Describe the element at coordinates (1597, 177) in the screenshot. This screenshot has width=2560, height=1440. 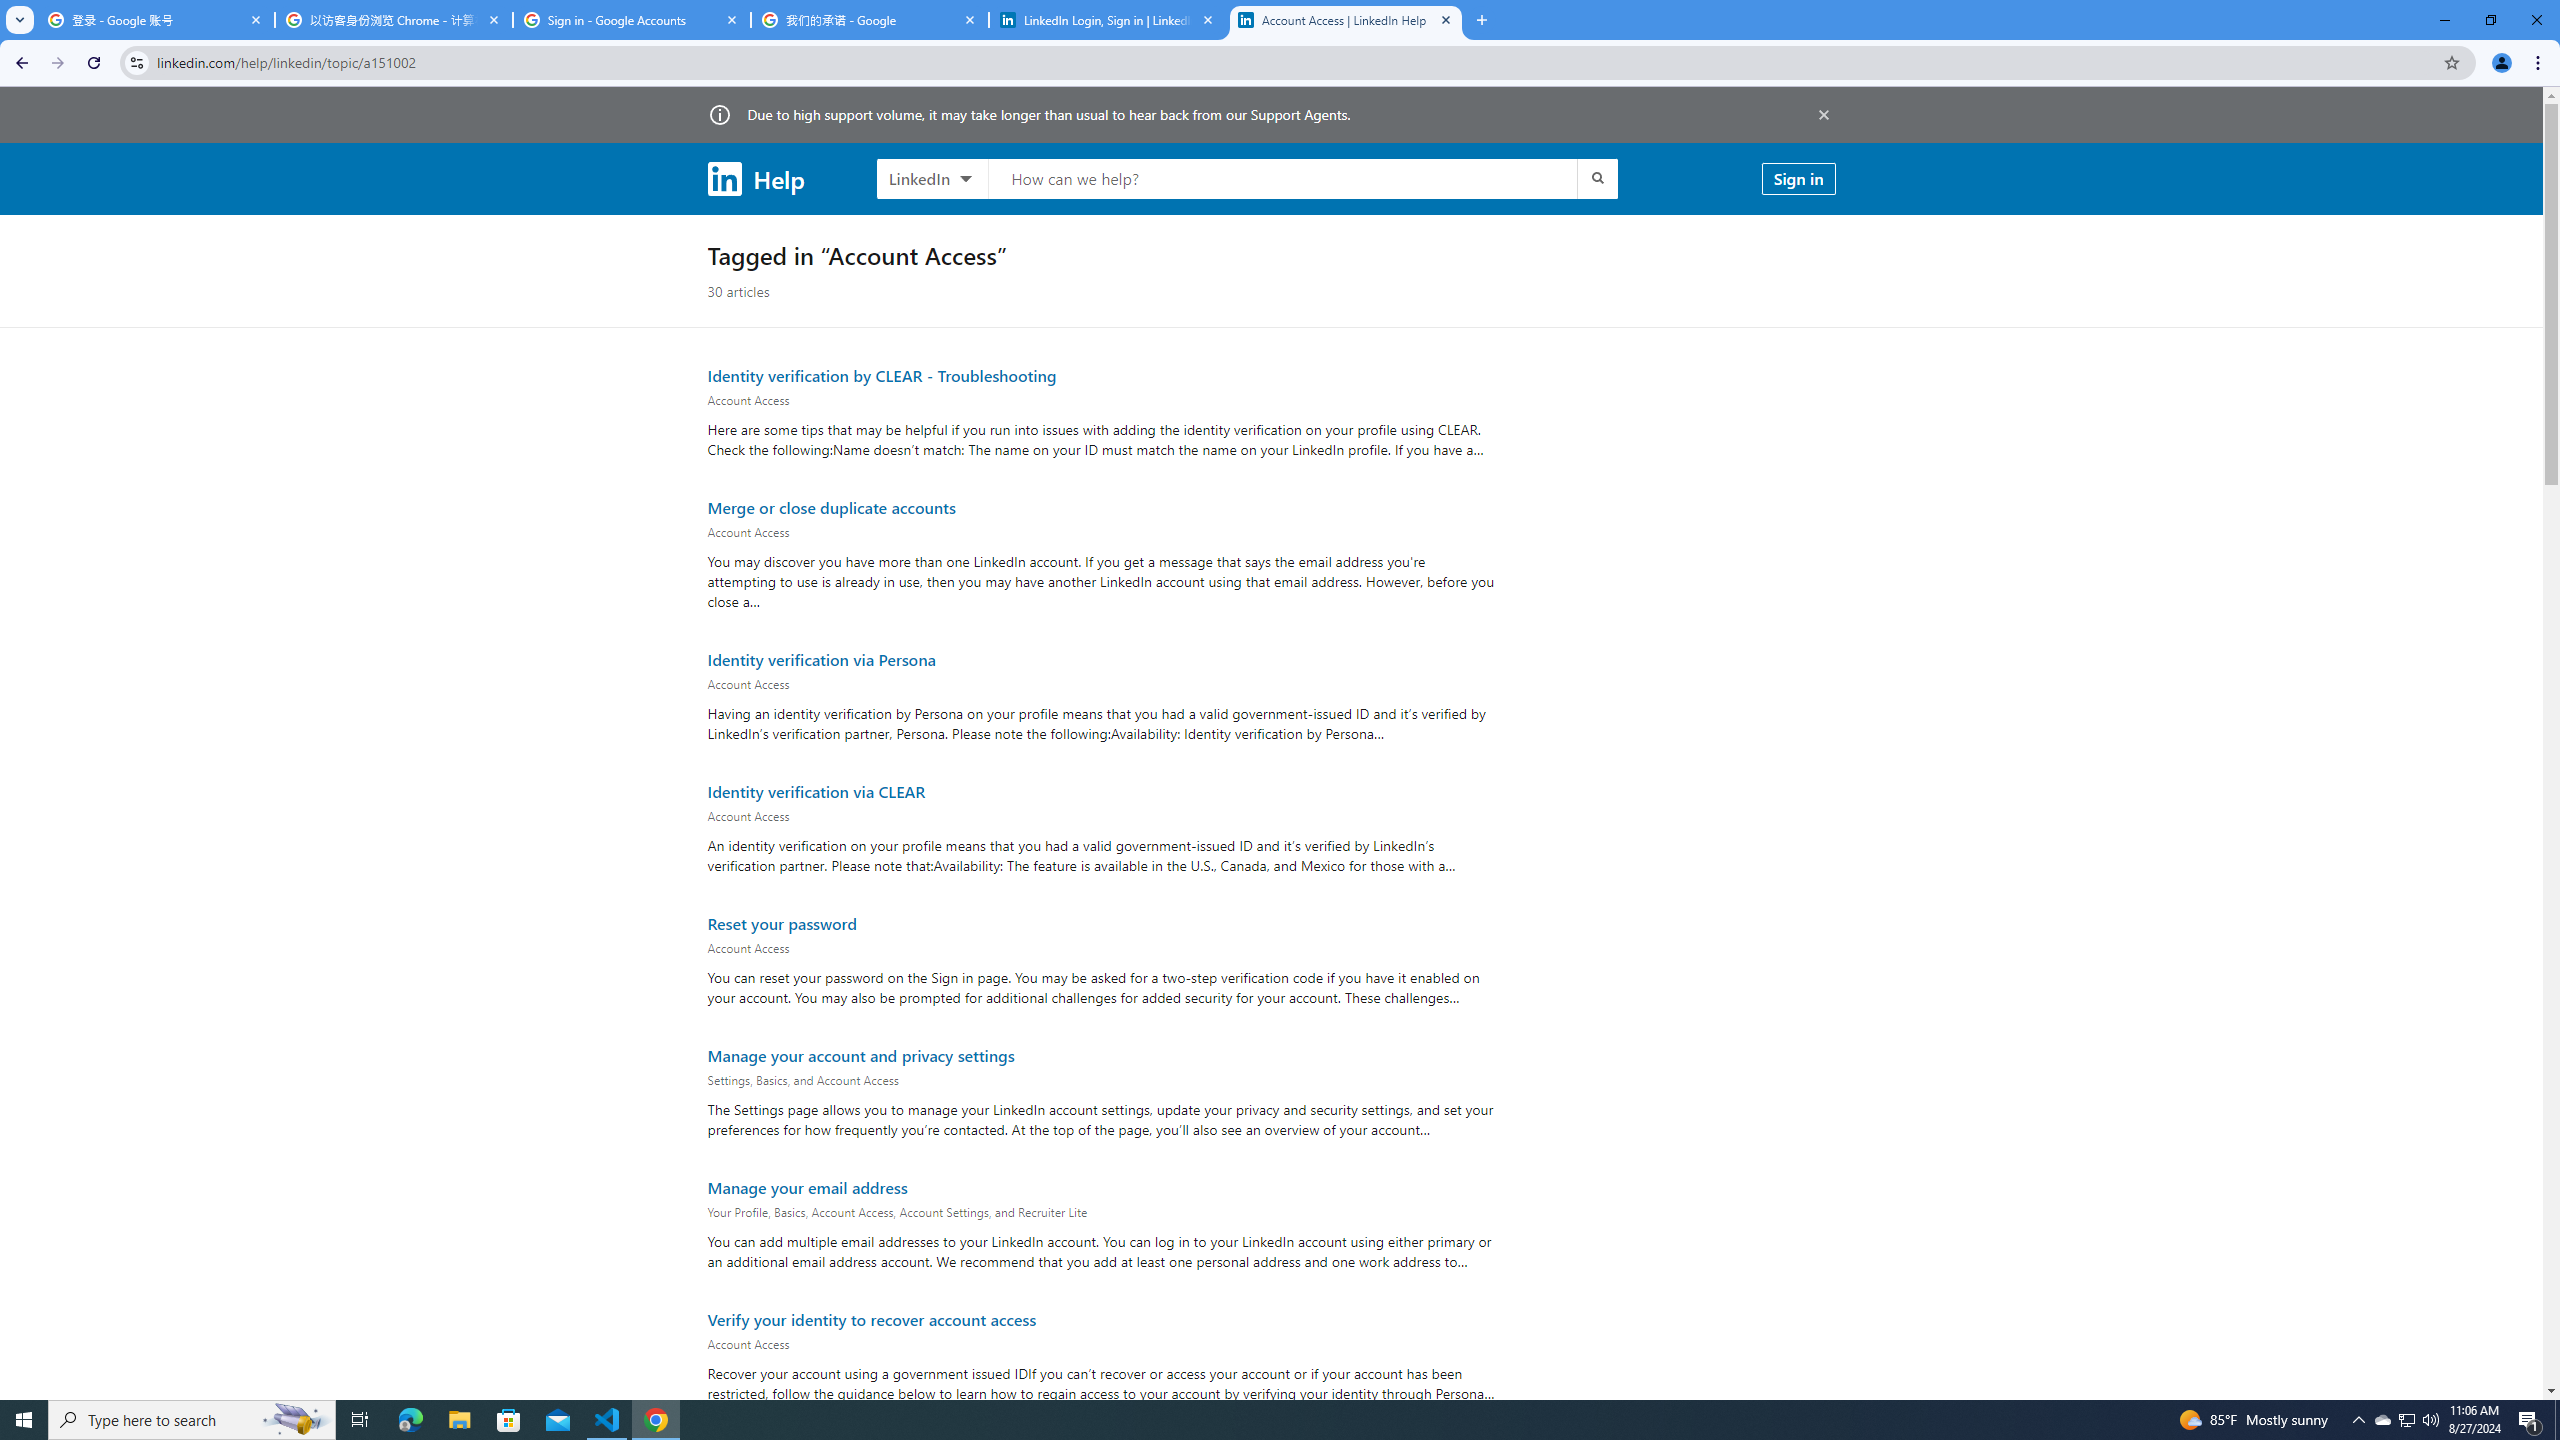
I see `'Submit search'` at that location.